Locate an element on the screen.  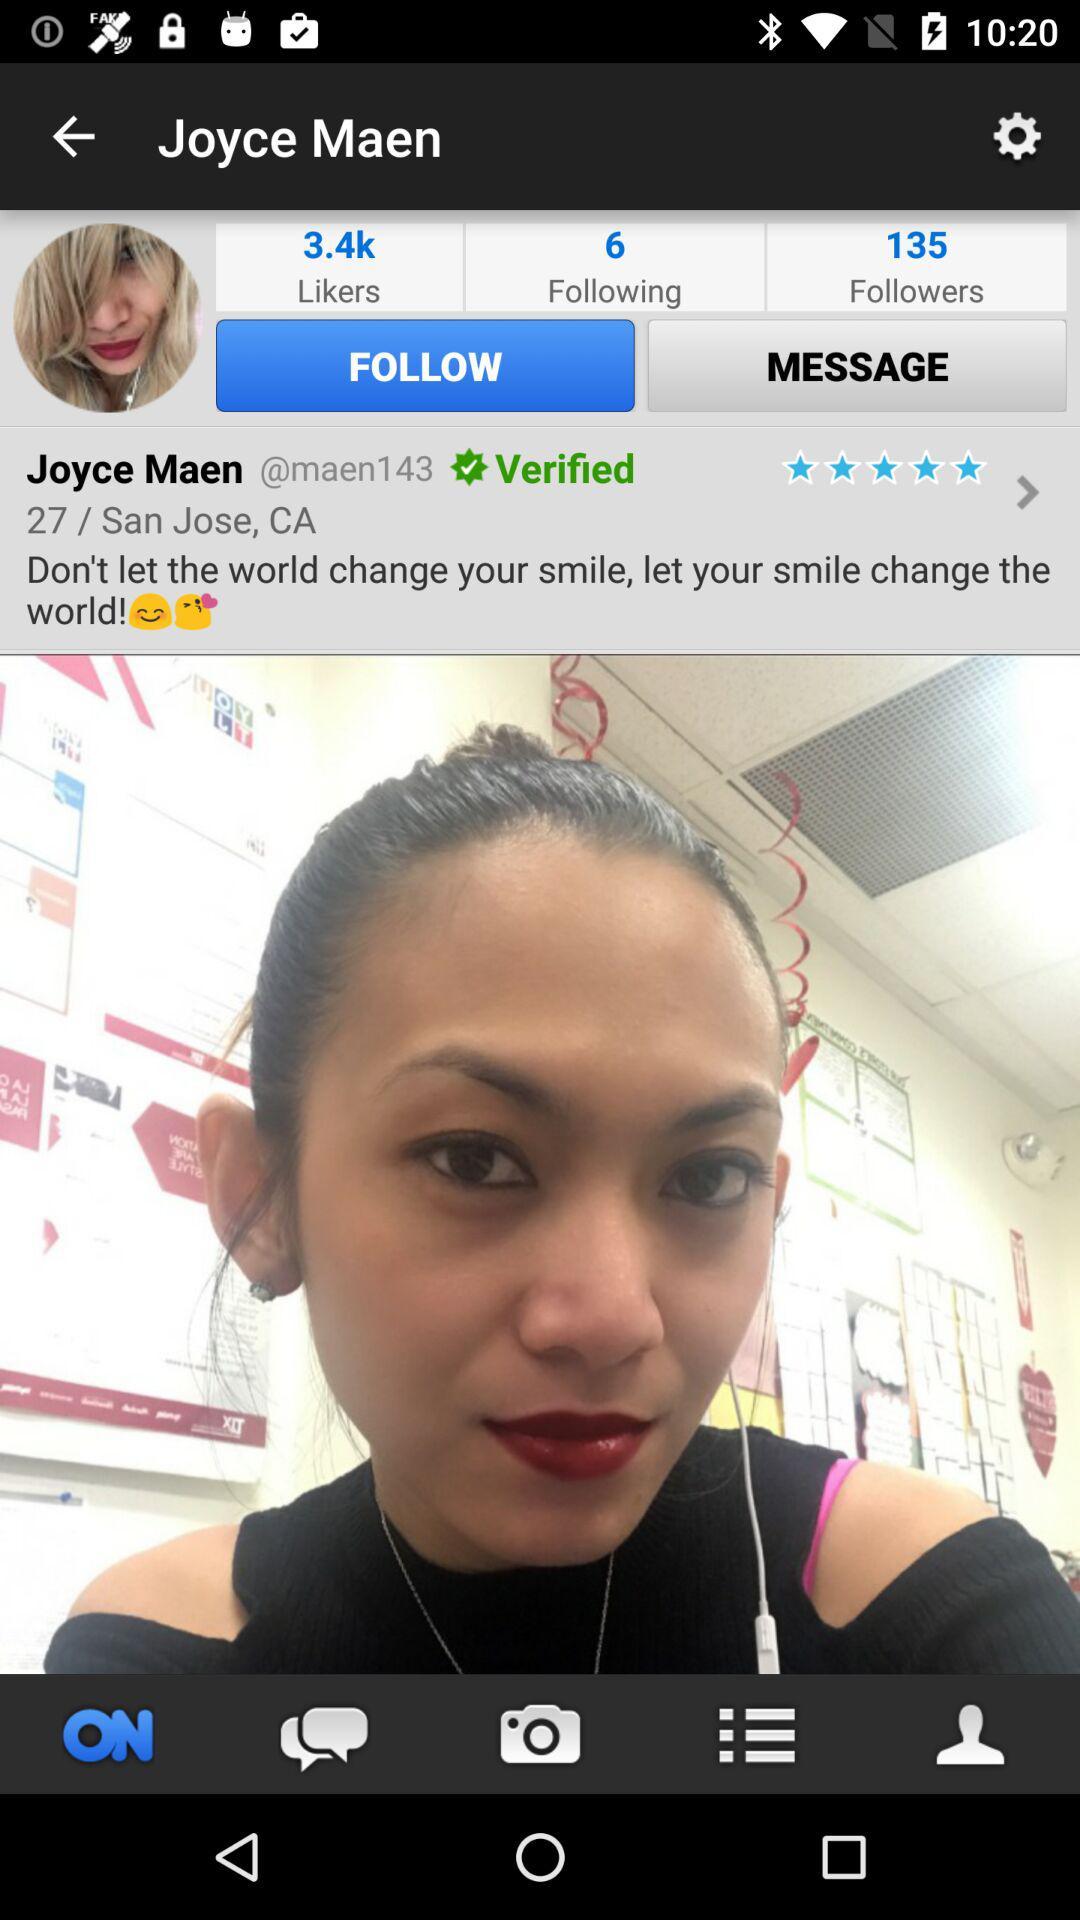
follow icon is located at coordinates (424, 365).